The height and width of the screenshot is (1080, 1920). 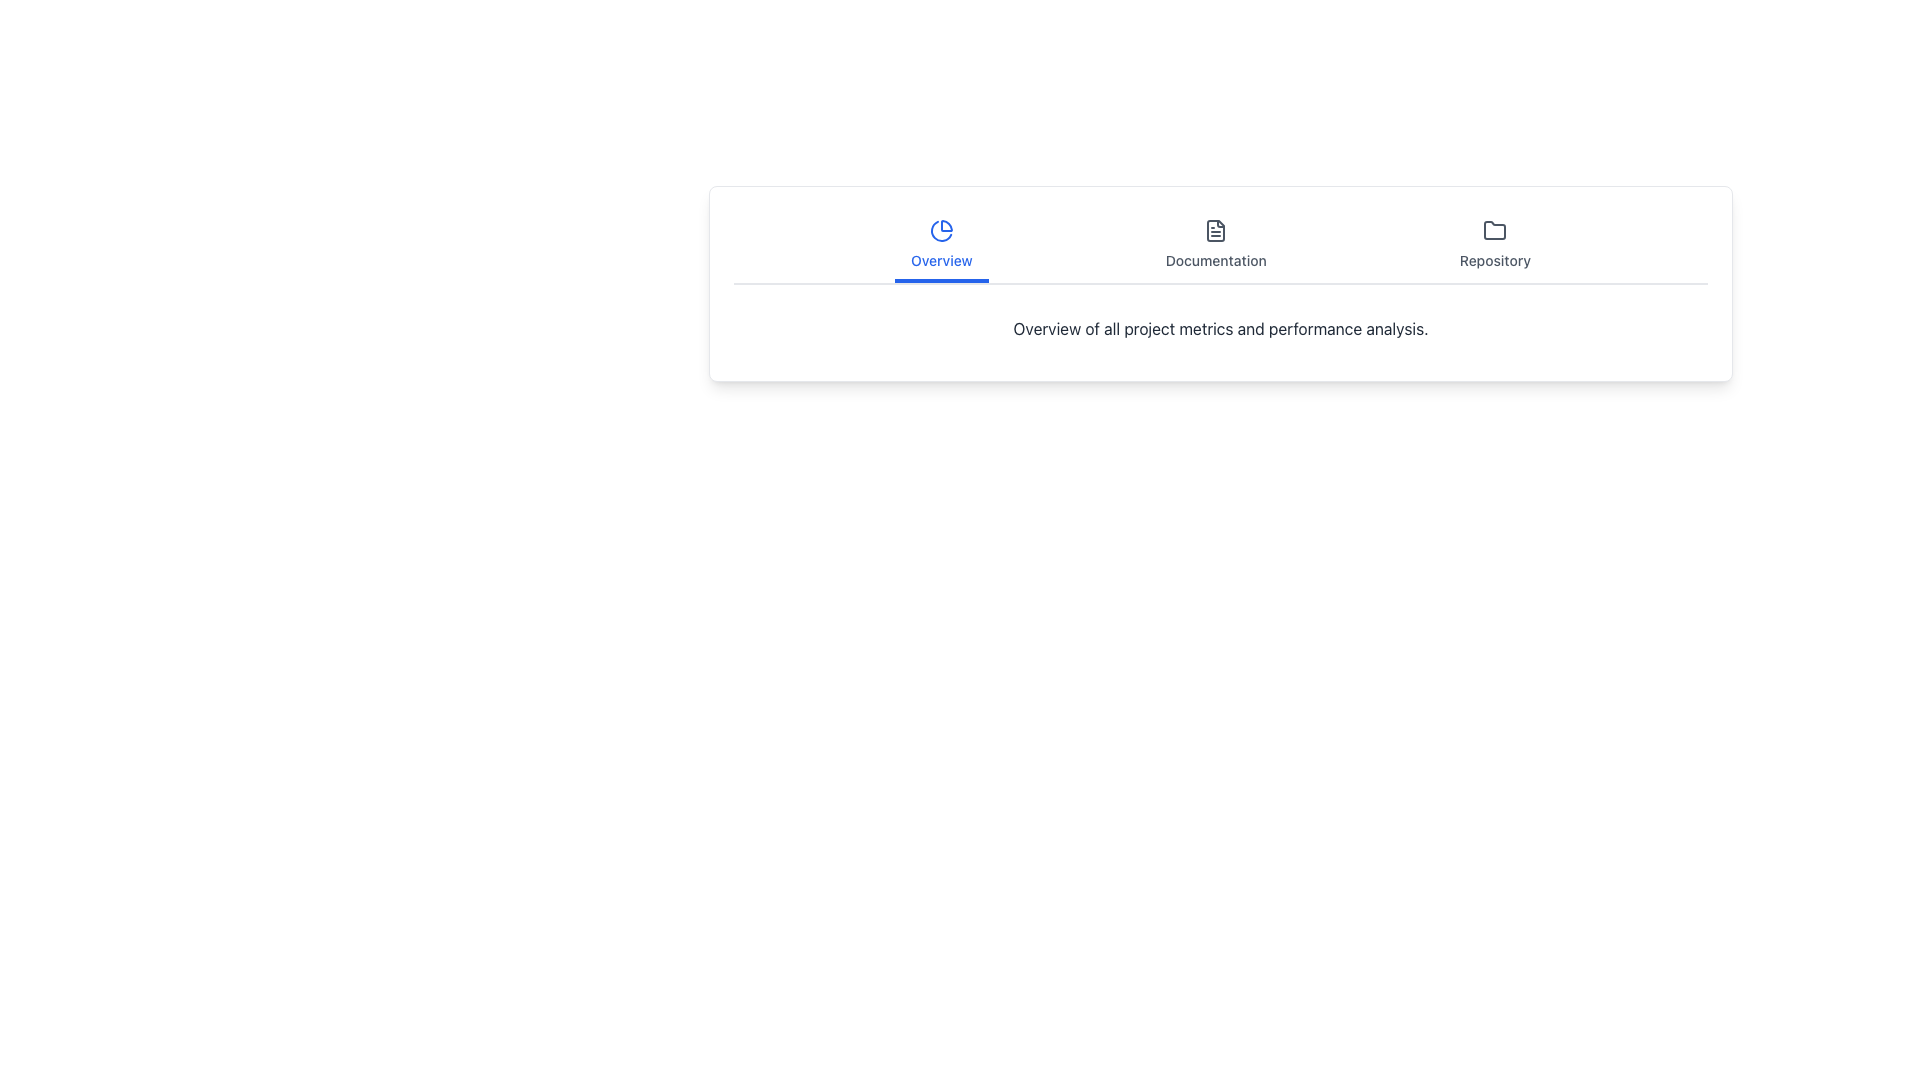 I want to click on the 'Documentation' SVG Icon in the navigation bar, which visually represents the Documentation section and is positioned centrally among other tabs, so click(x=1215, y=230).